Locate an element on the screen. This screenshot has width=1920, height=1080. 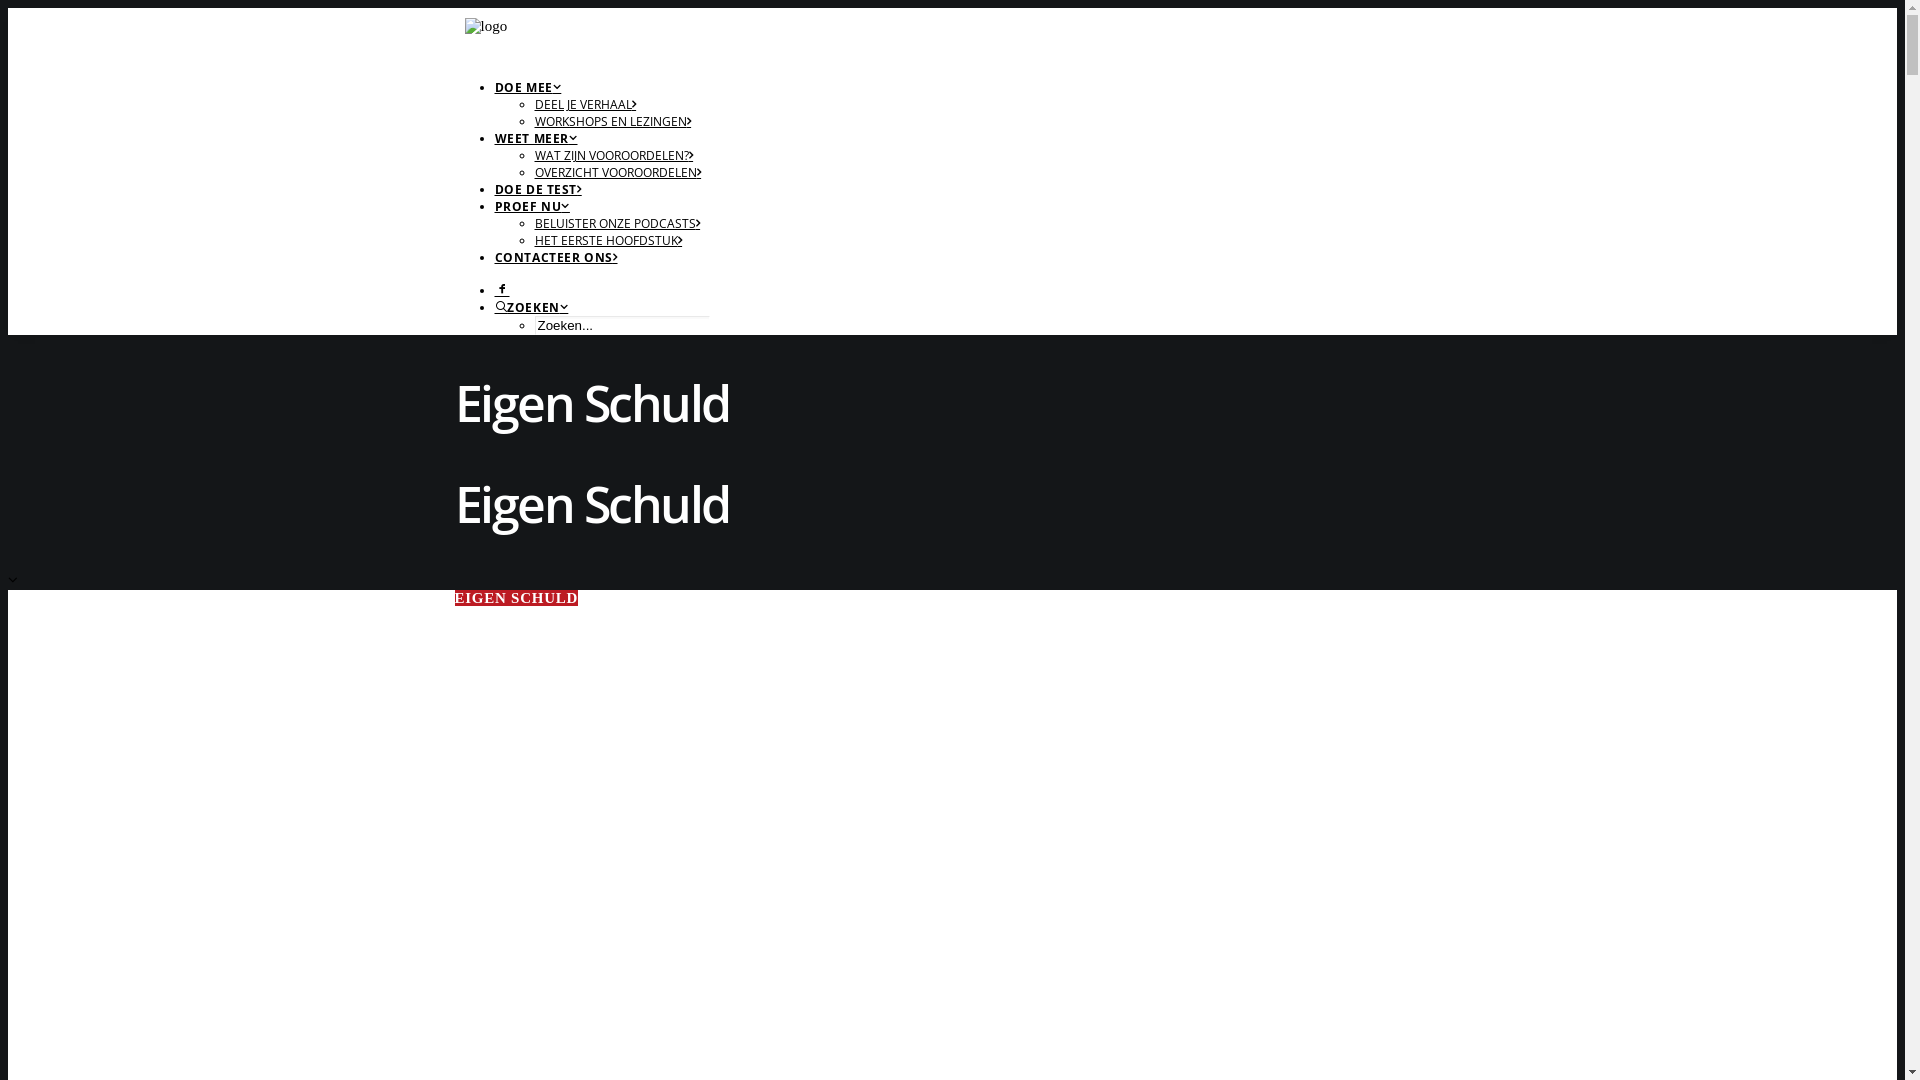
'OVERZICHT VOOROORDELEN' is located at coordinates (616, 171).